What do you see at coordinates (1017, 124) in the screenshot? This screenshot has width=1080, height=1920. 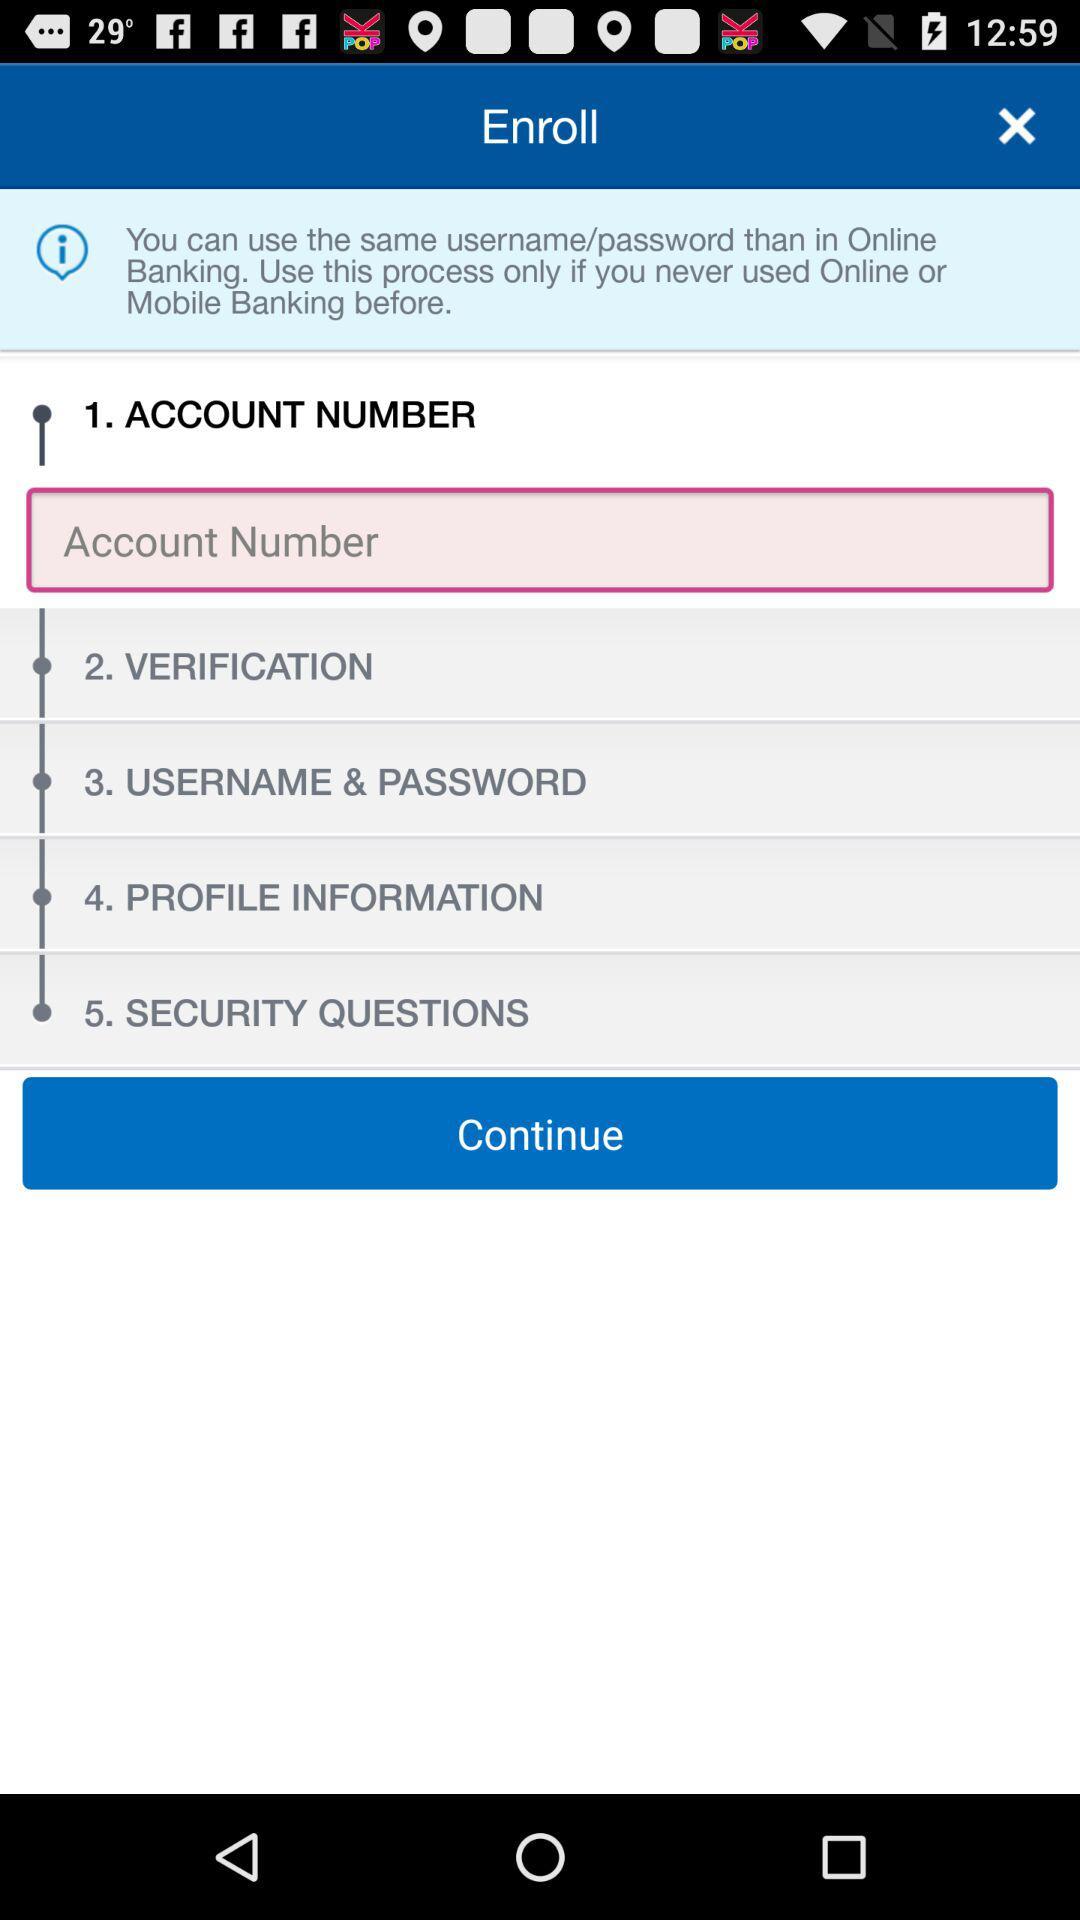 I see `item above you can use icon` at bounding box center [1017, 124].